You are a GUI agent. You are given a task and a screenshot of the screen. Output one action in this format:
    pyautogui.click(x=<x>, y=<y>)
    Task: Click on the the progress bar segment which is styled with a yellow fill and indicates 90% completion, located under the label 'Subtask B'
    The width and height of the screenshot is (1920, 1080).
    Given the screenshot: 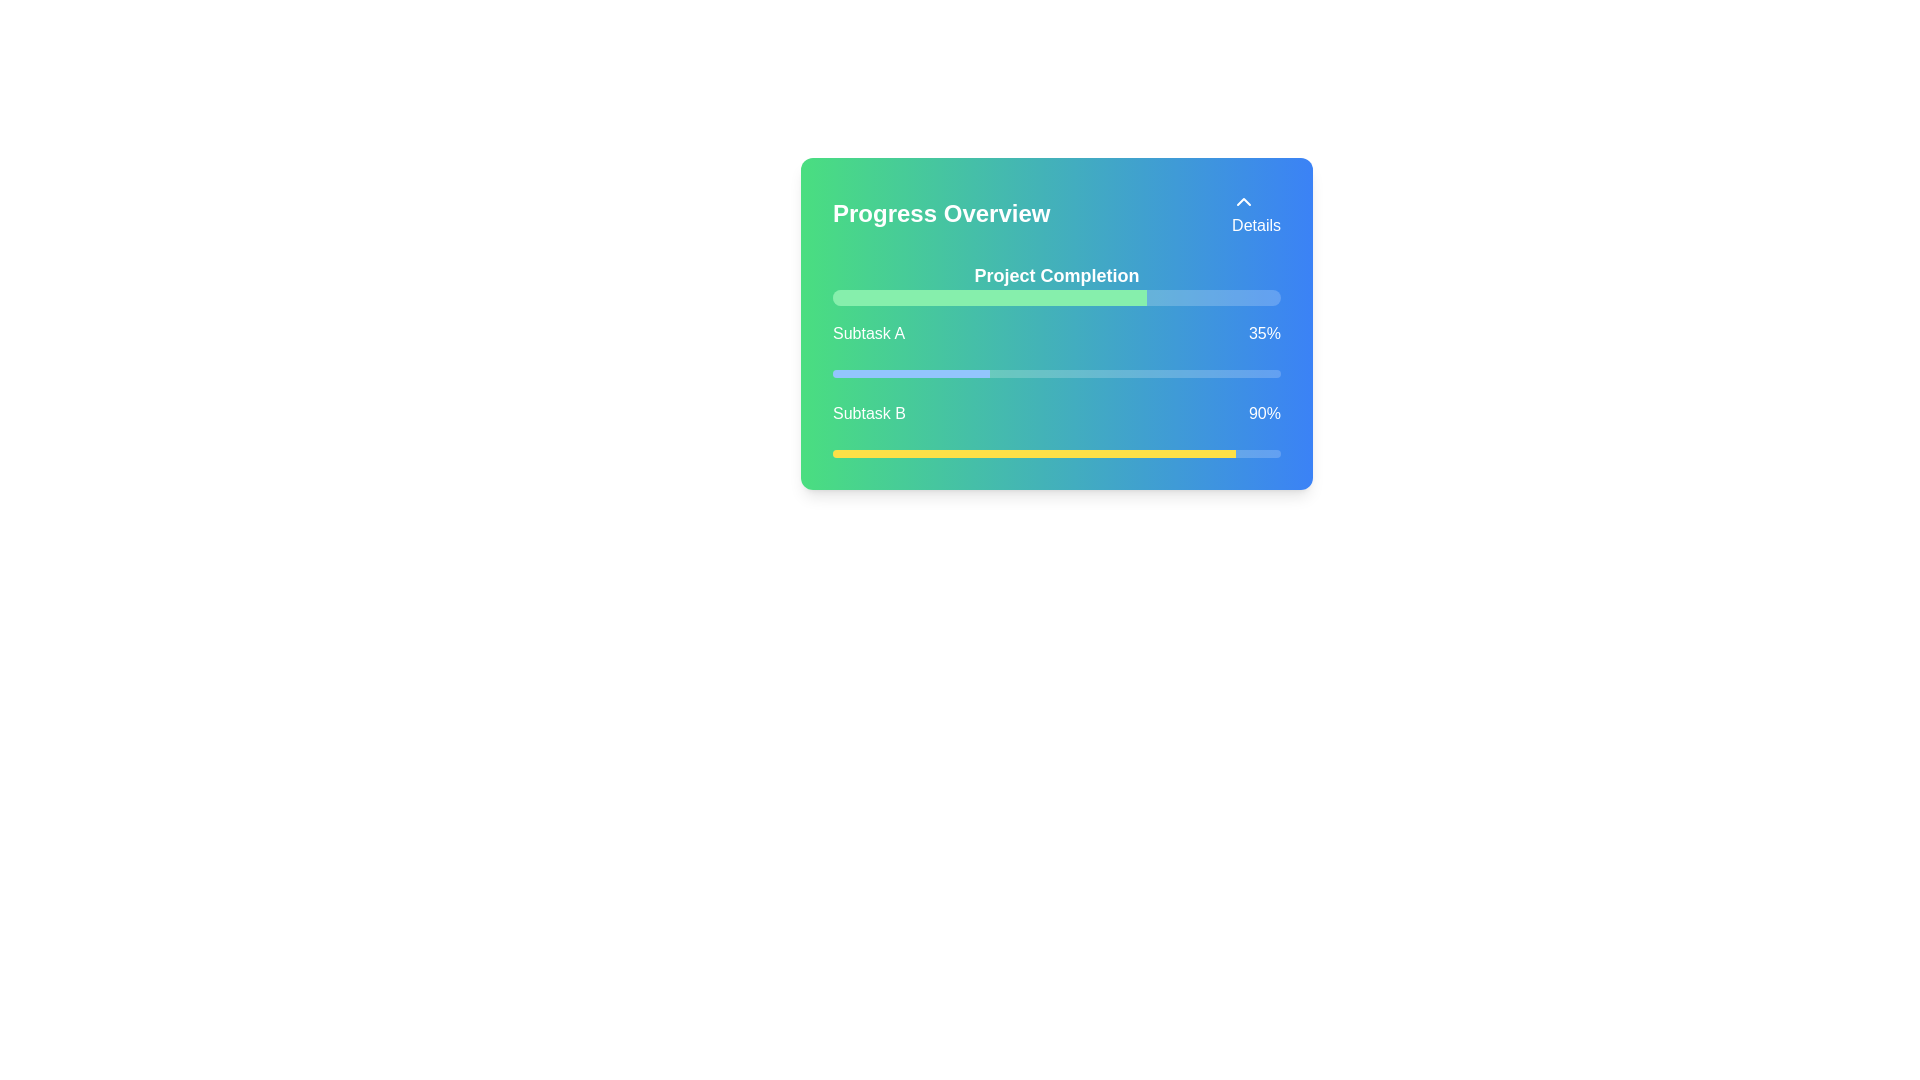 What is the action you would take?
    pyautogui.click(x=1034, y=454)
    